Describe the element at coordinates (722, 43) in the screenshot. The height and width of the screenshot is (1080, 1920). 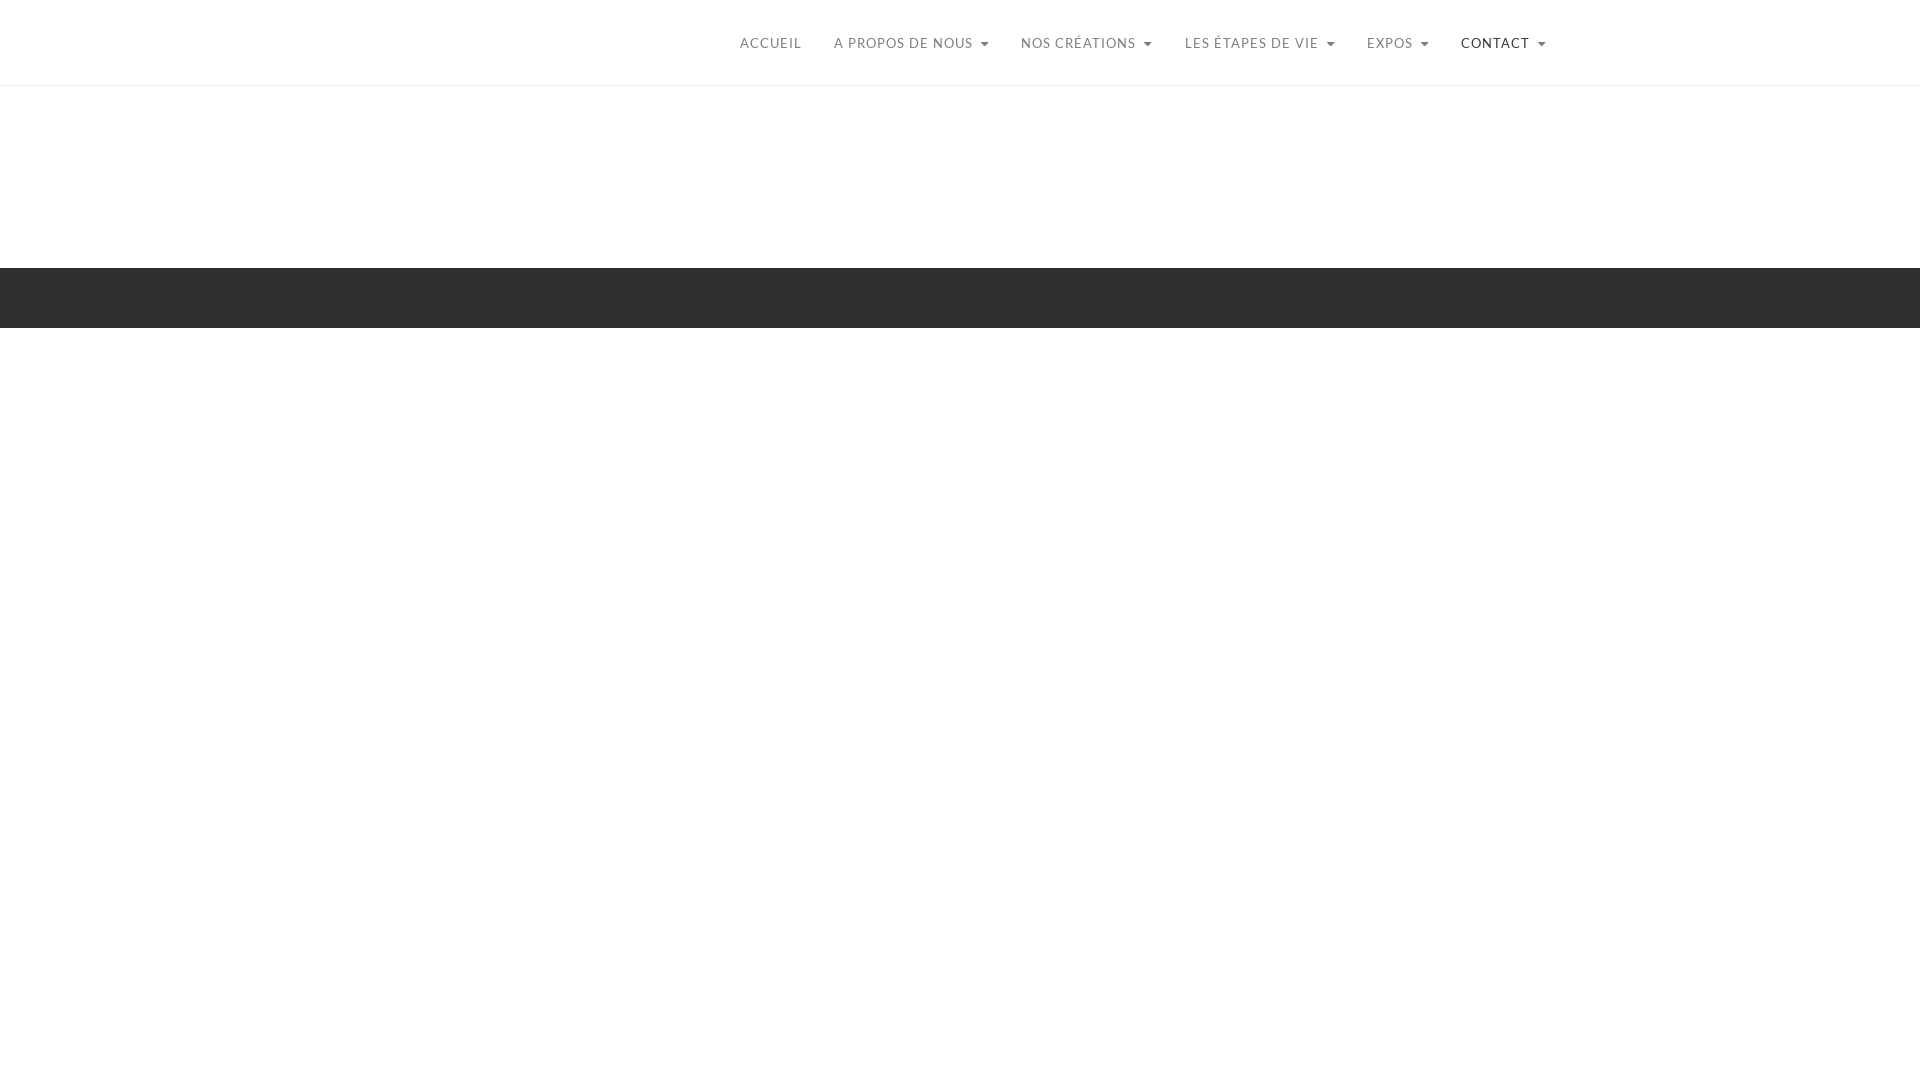
I see `'ACCUEIL'` at that location.